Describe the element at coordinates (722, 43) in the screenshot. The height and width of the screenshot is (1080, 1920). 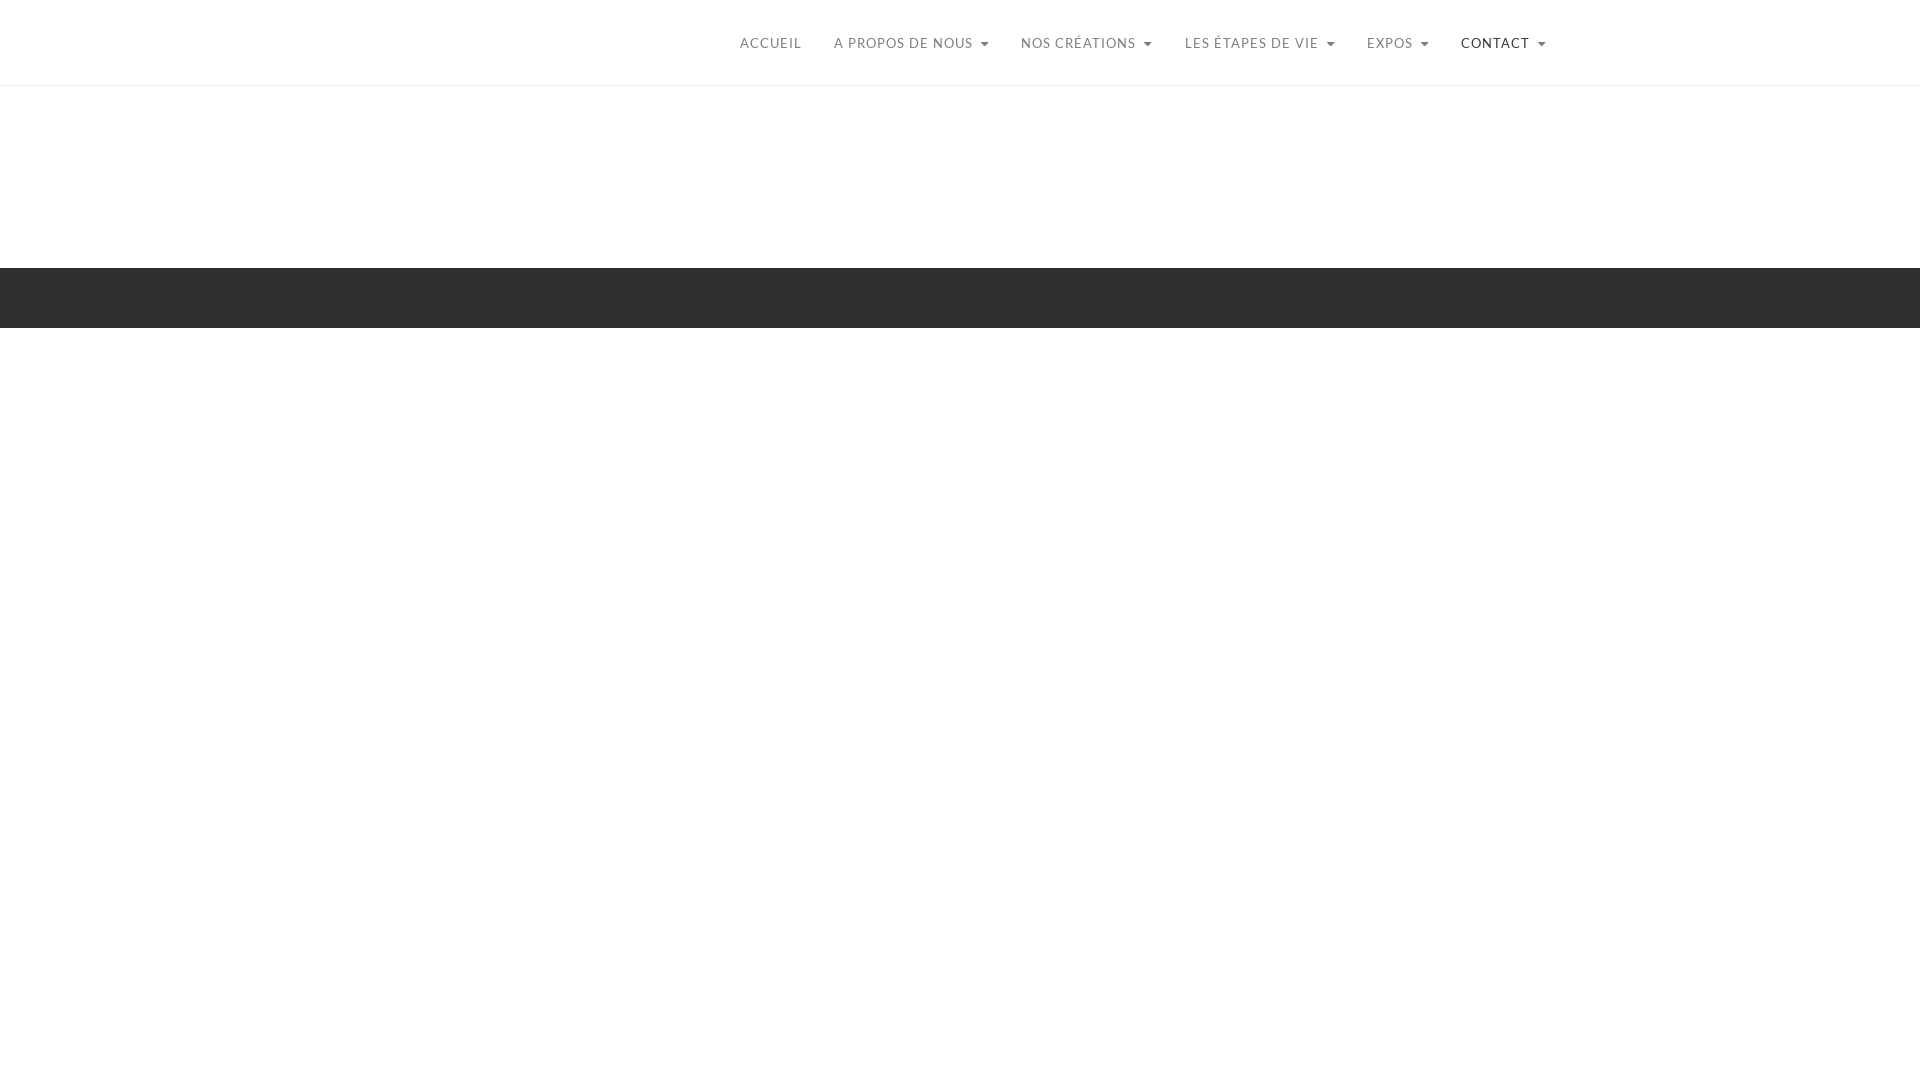
I see `'ACCUEIL'` at that location.